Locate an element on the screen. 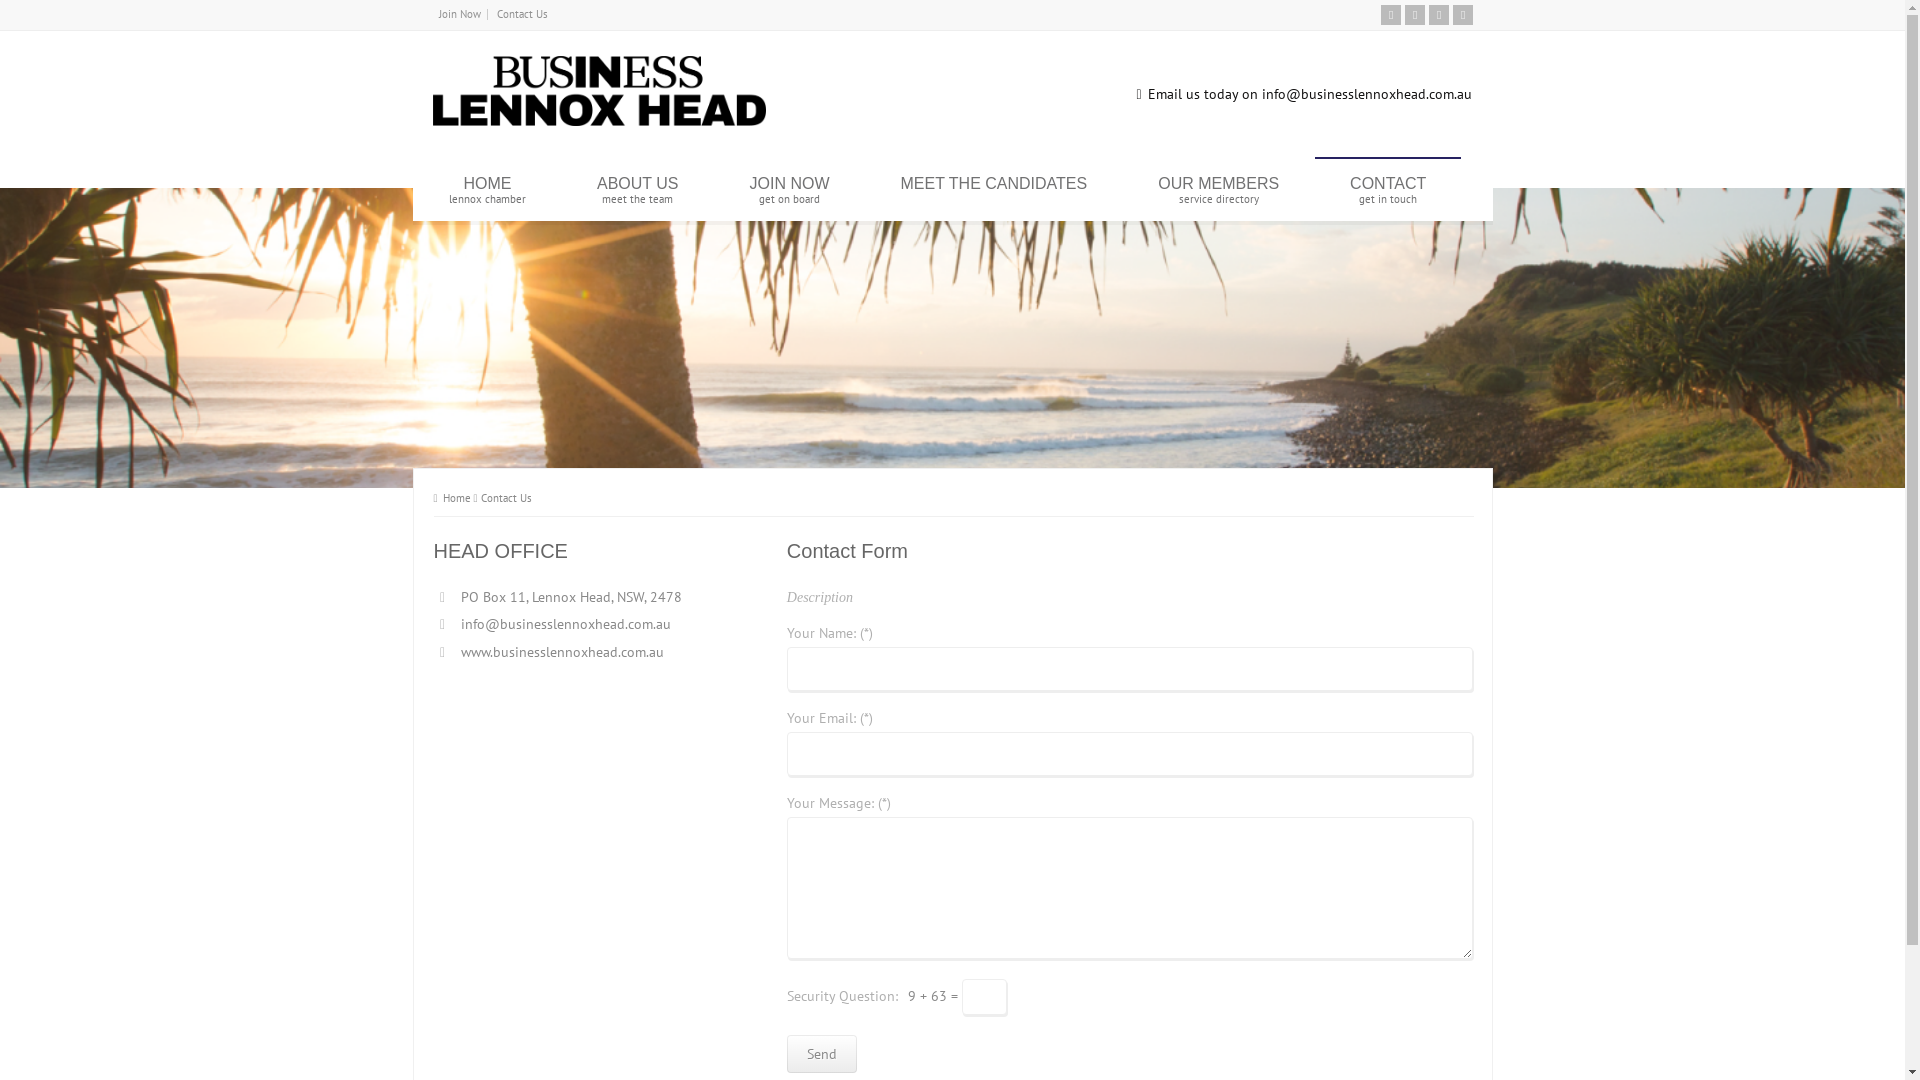  'ABOUT US is located at coordinates (637, 189).